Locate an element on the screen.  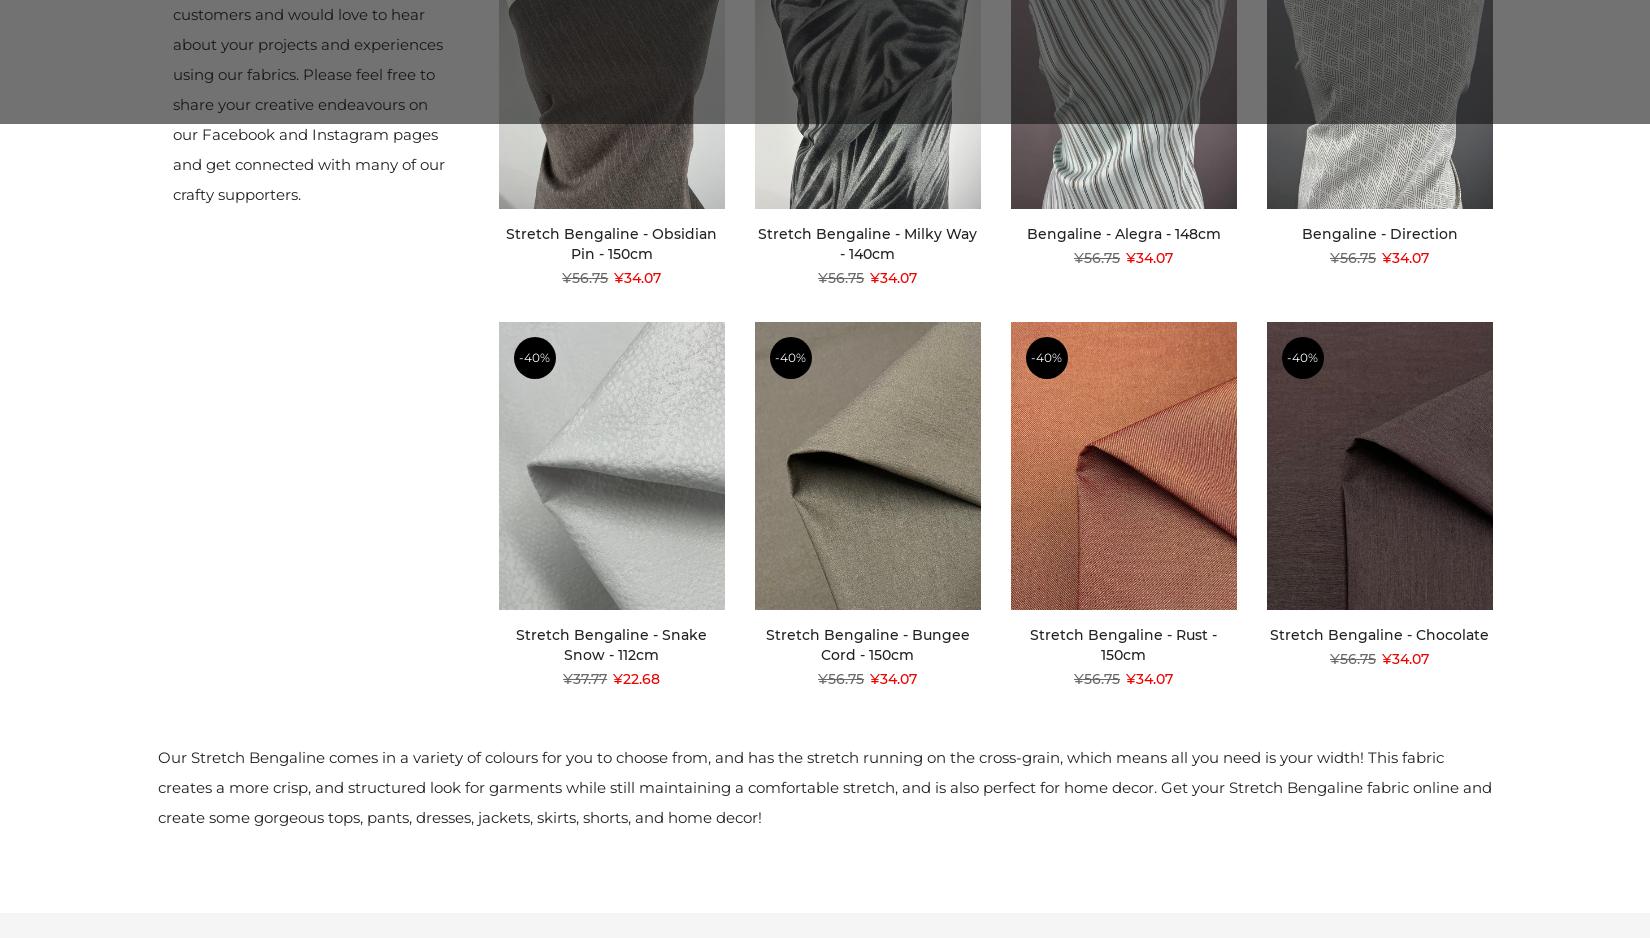
'¥37.77' is located at coordinates (561, 679).